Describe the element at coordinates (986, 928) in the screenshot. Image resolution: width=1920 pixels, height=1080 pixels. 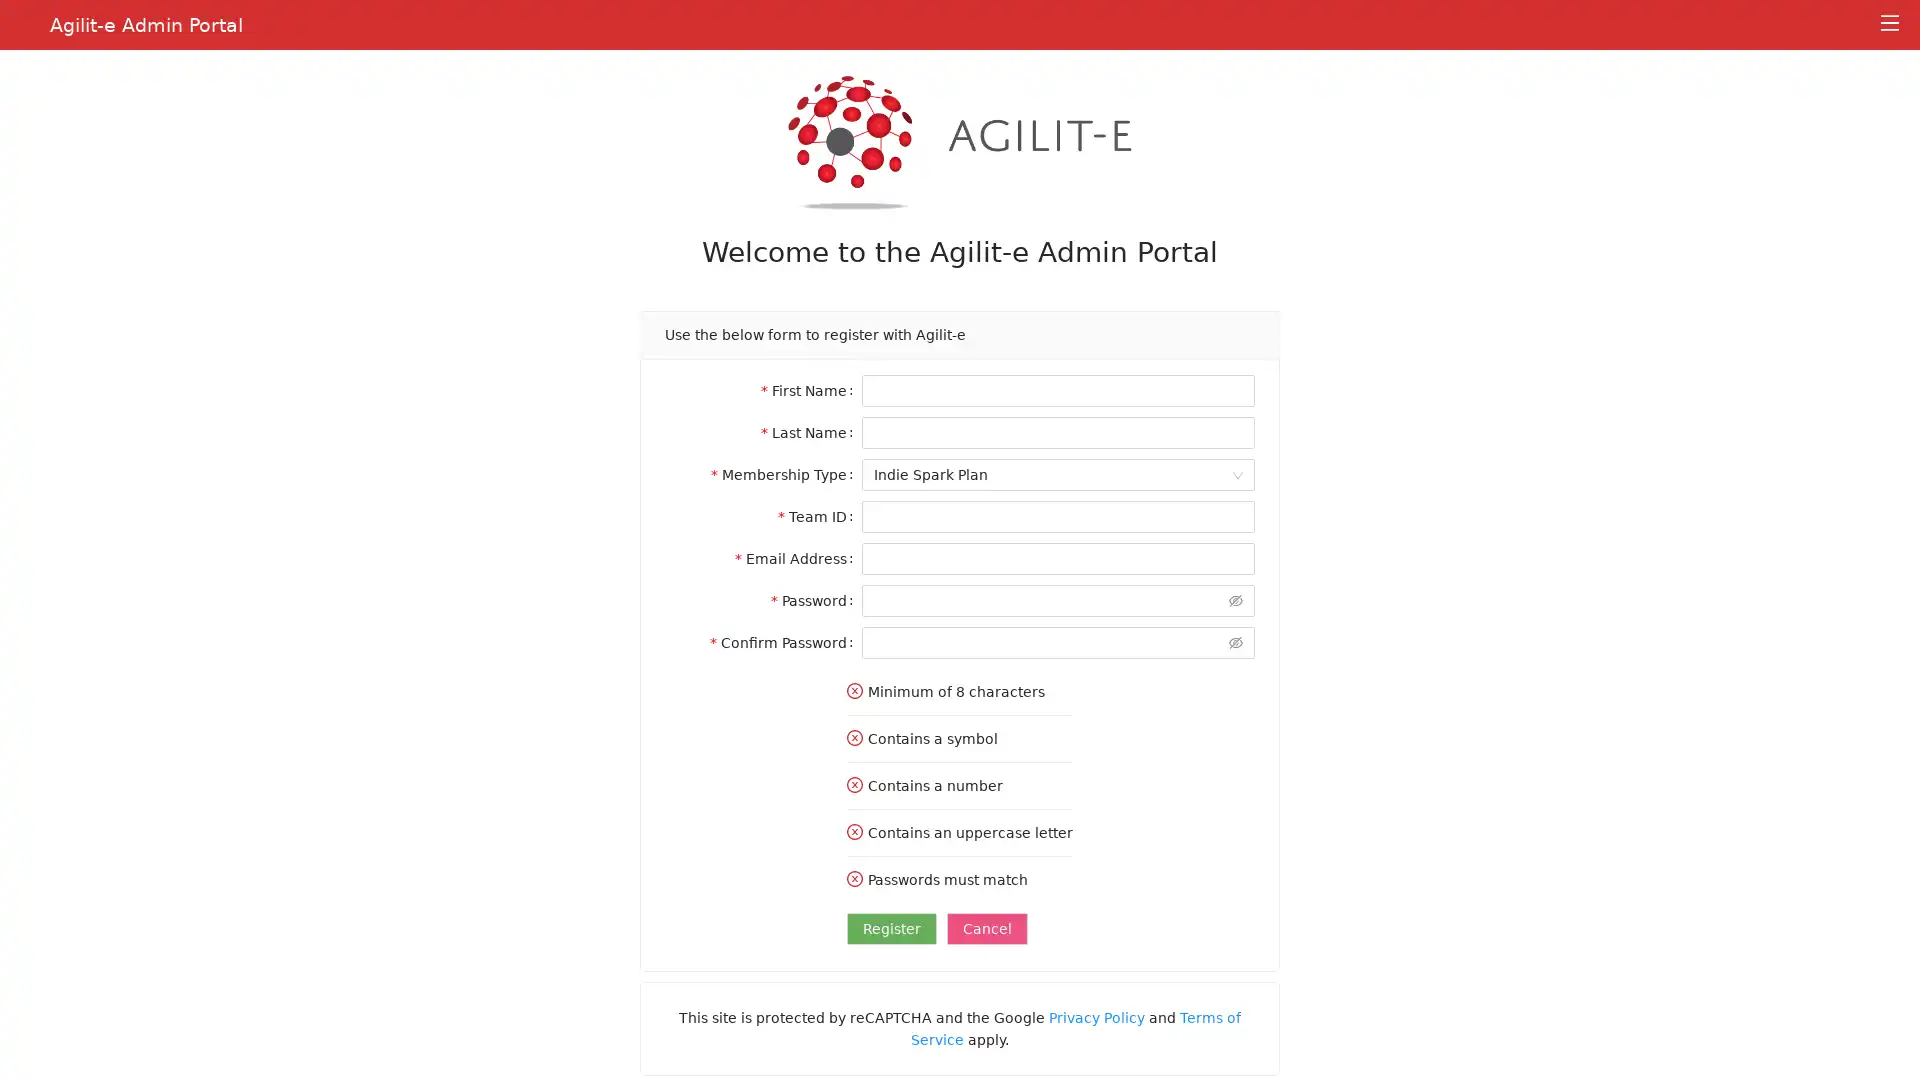
I see `Cancel` at that location.